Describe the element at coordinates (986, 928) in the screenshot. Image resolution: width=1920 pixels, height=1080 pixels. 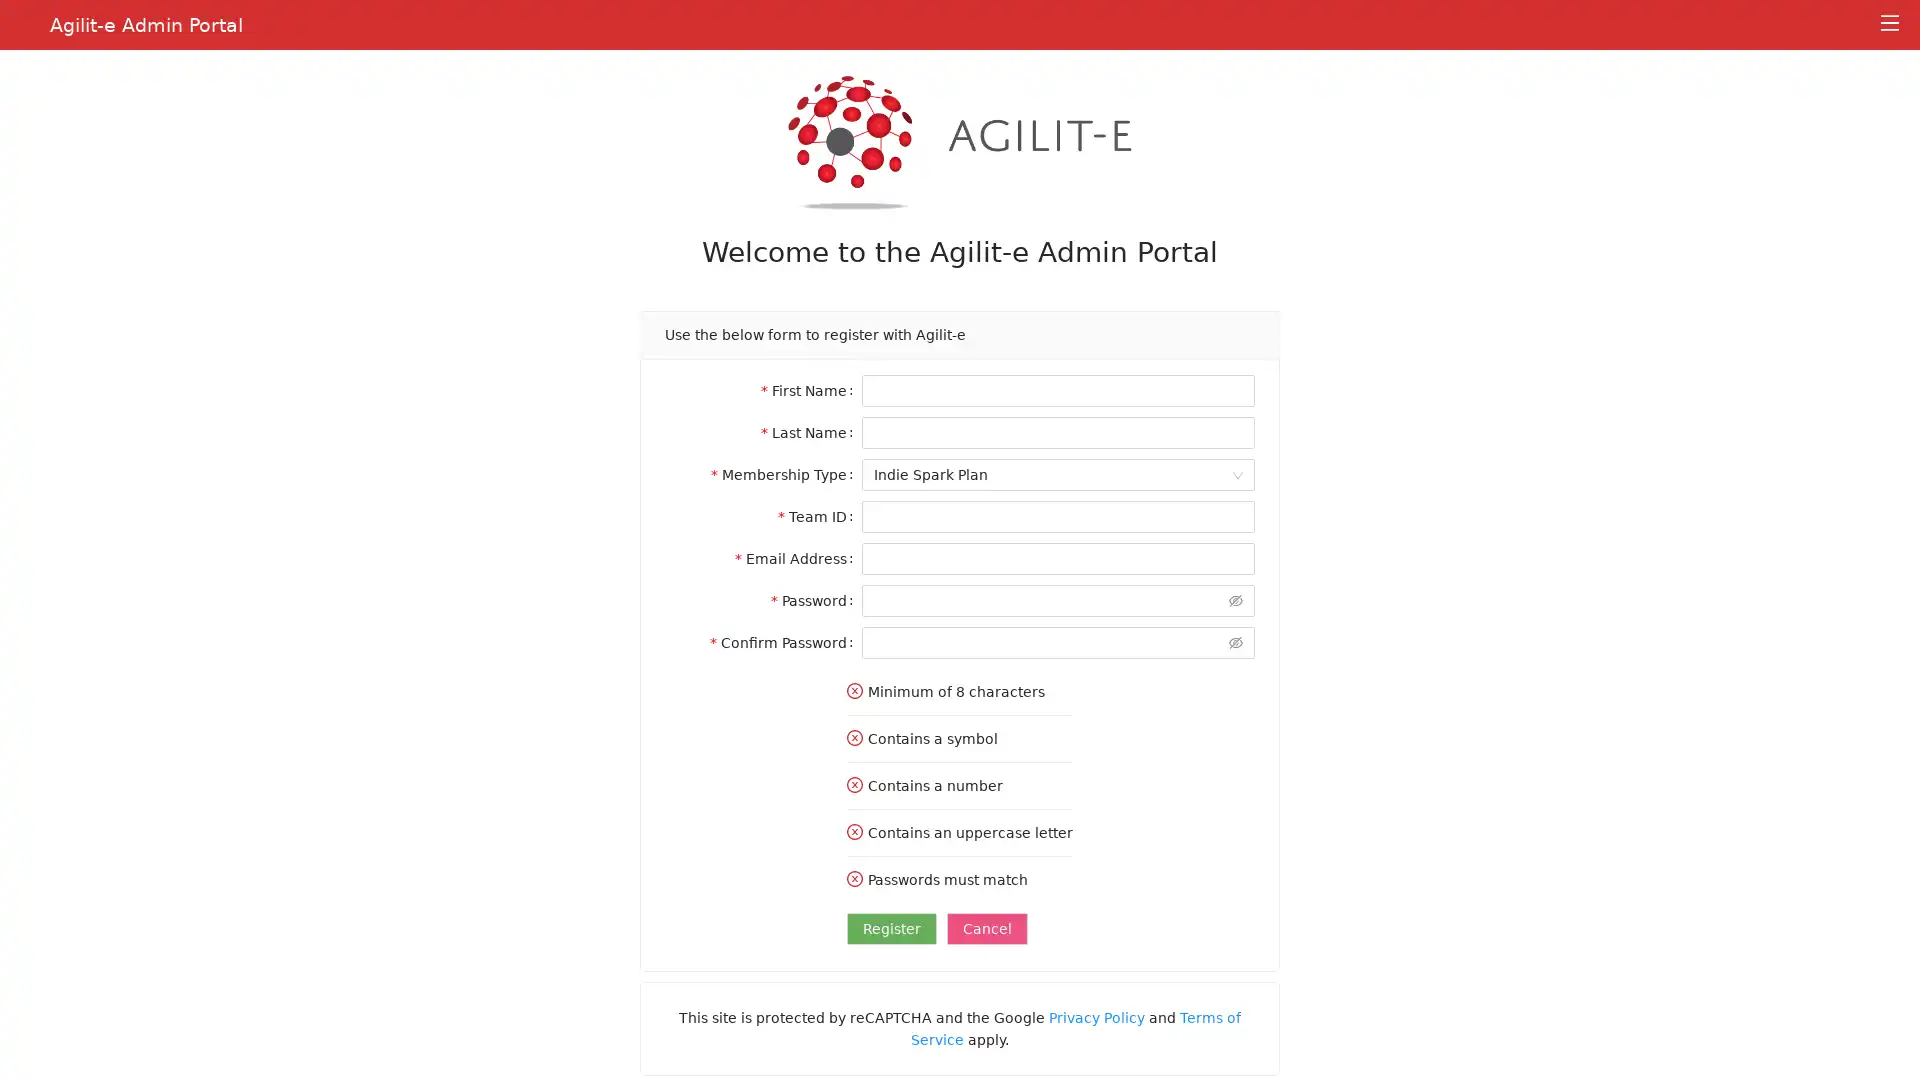
I see `Cancel` at that location.